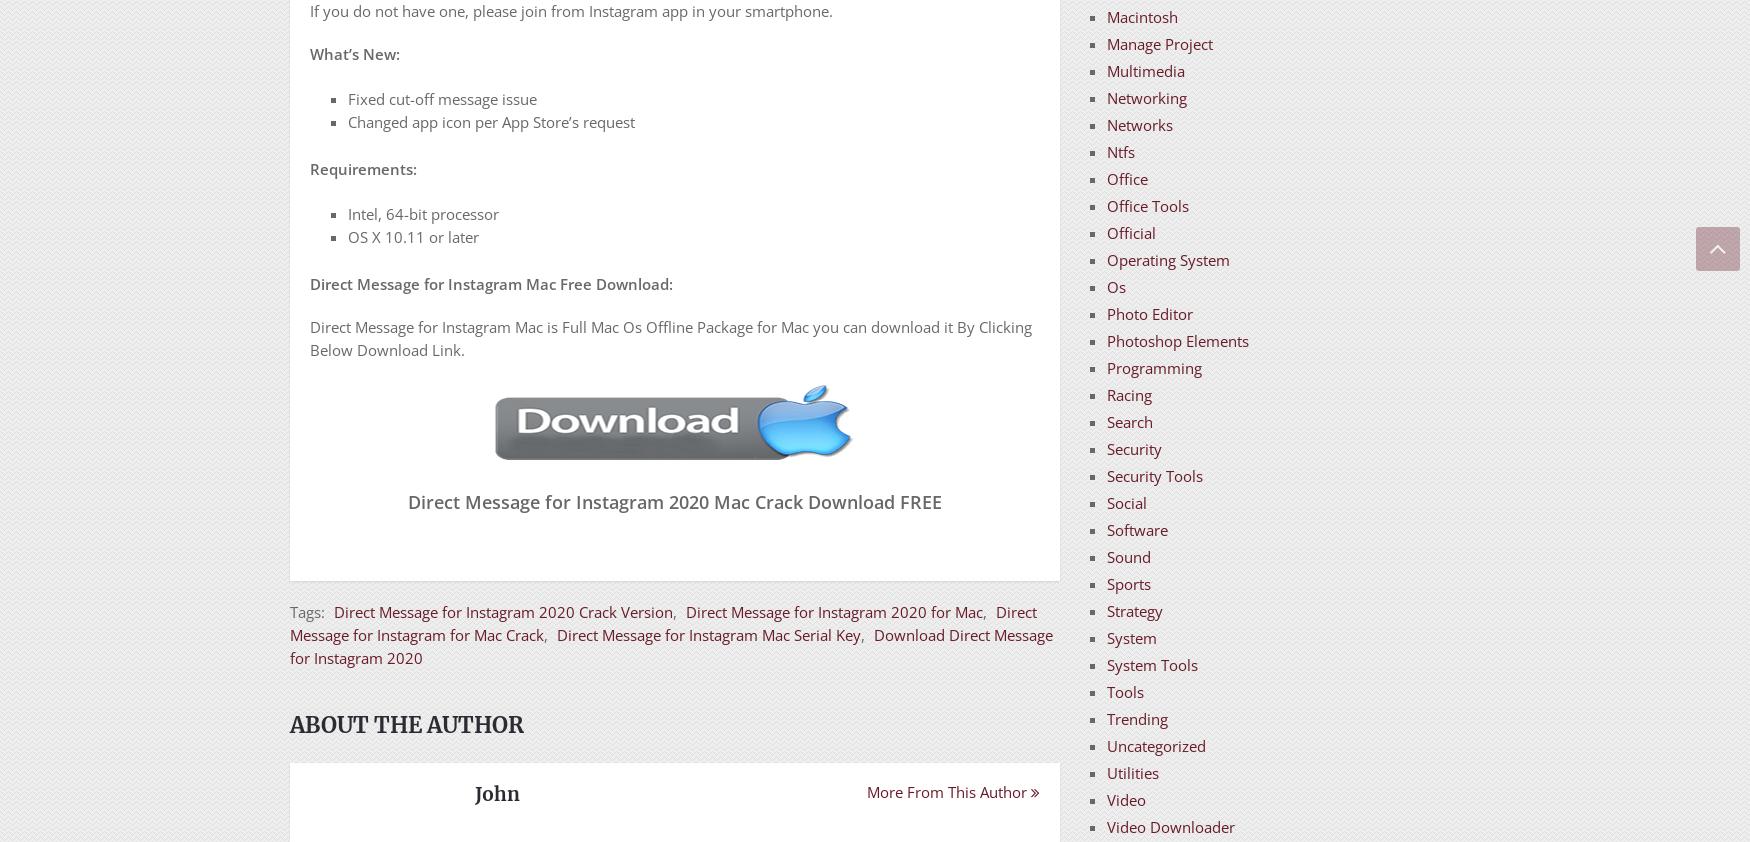 This screenshot has width=1750, height=842. I want to click on 'Intel, 64-bit processor', so click(347, 214).